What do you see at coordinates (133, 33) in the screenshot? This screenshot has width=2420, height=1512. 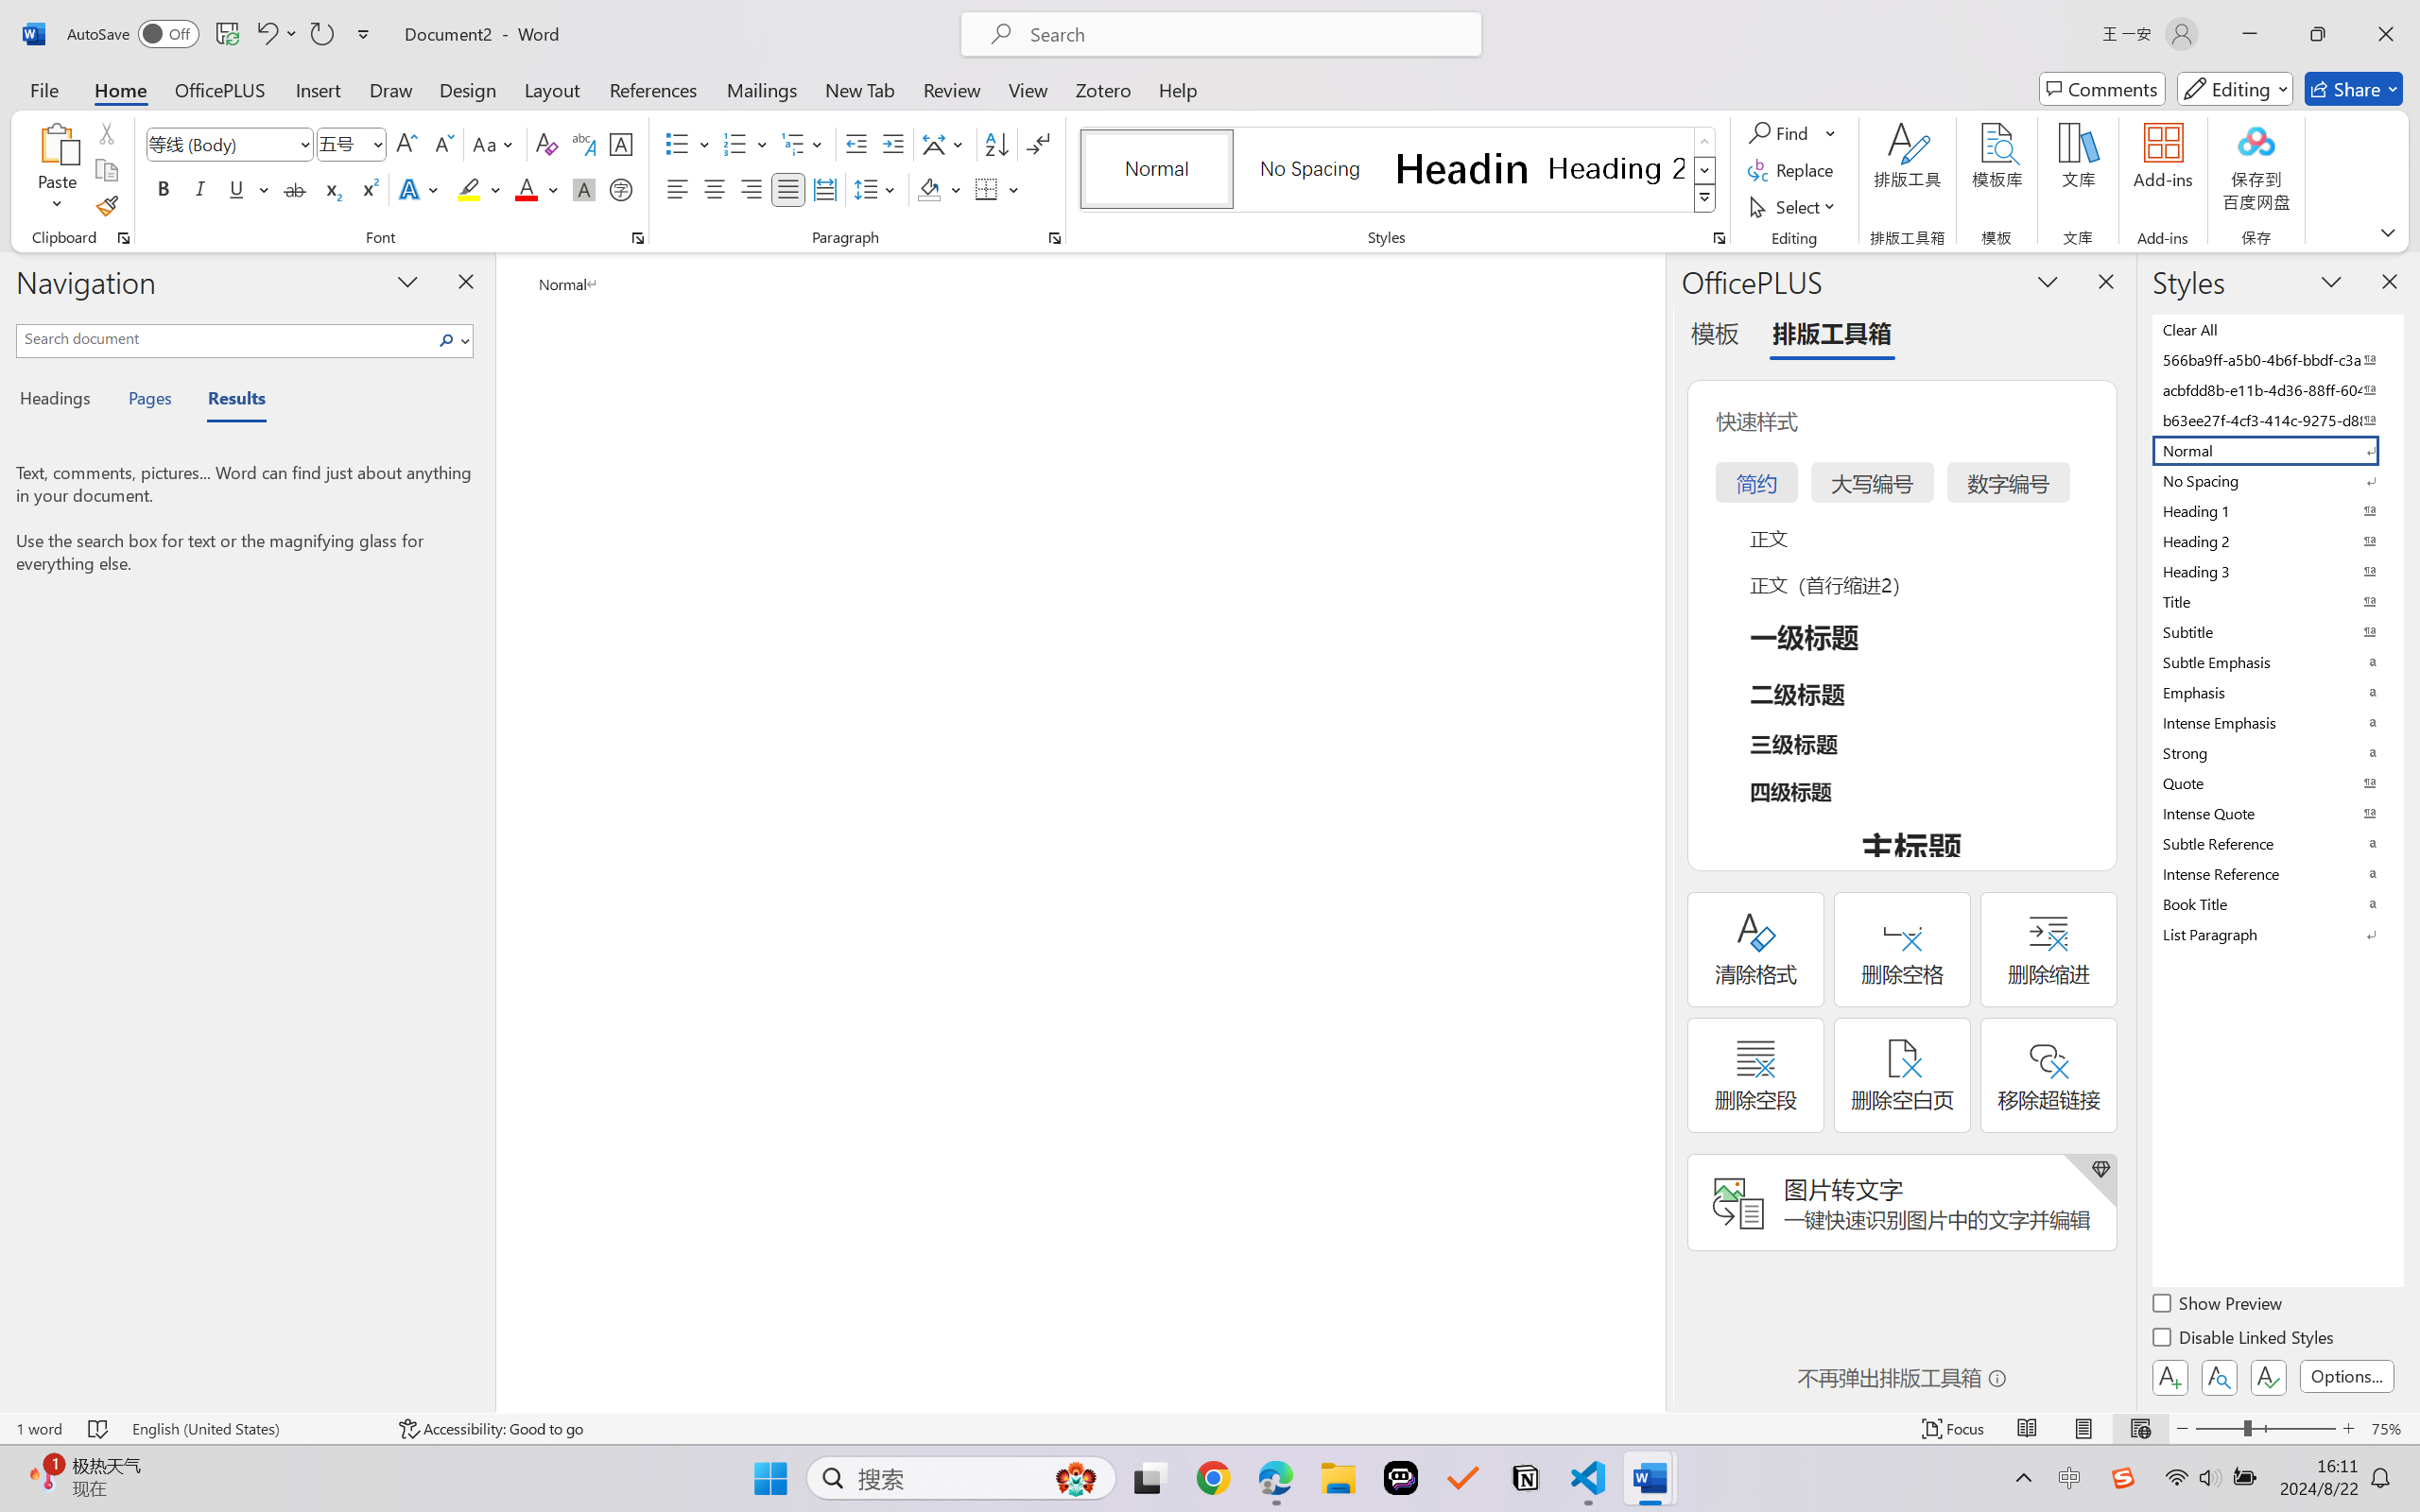 I see `'AutoSave'` at bounding box center [133, 33].